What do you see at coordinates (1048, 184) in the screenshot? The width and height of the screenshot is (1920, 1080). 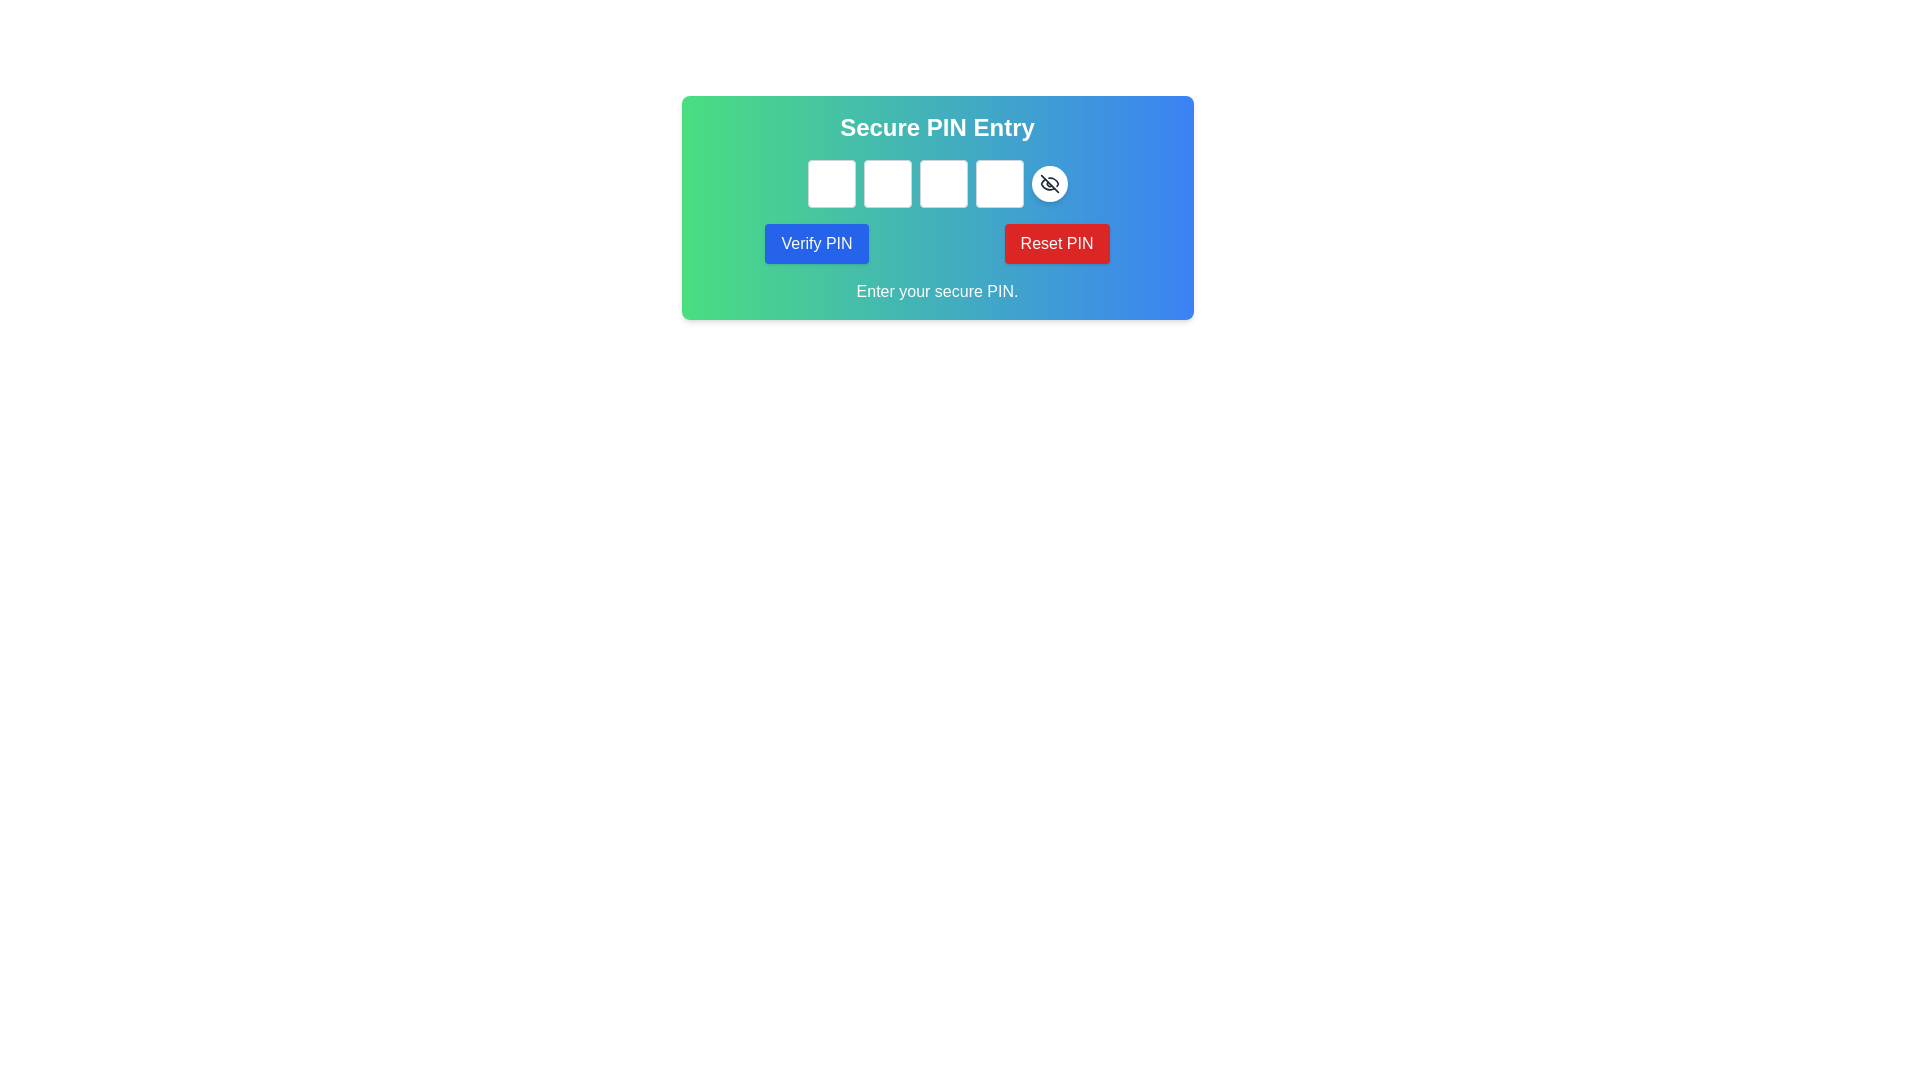 I see `the eye icon with a diagonal line crossing through it` at bounding box center [1048, 184].